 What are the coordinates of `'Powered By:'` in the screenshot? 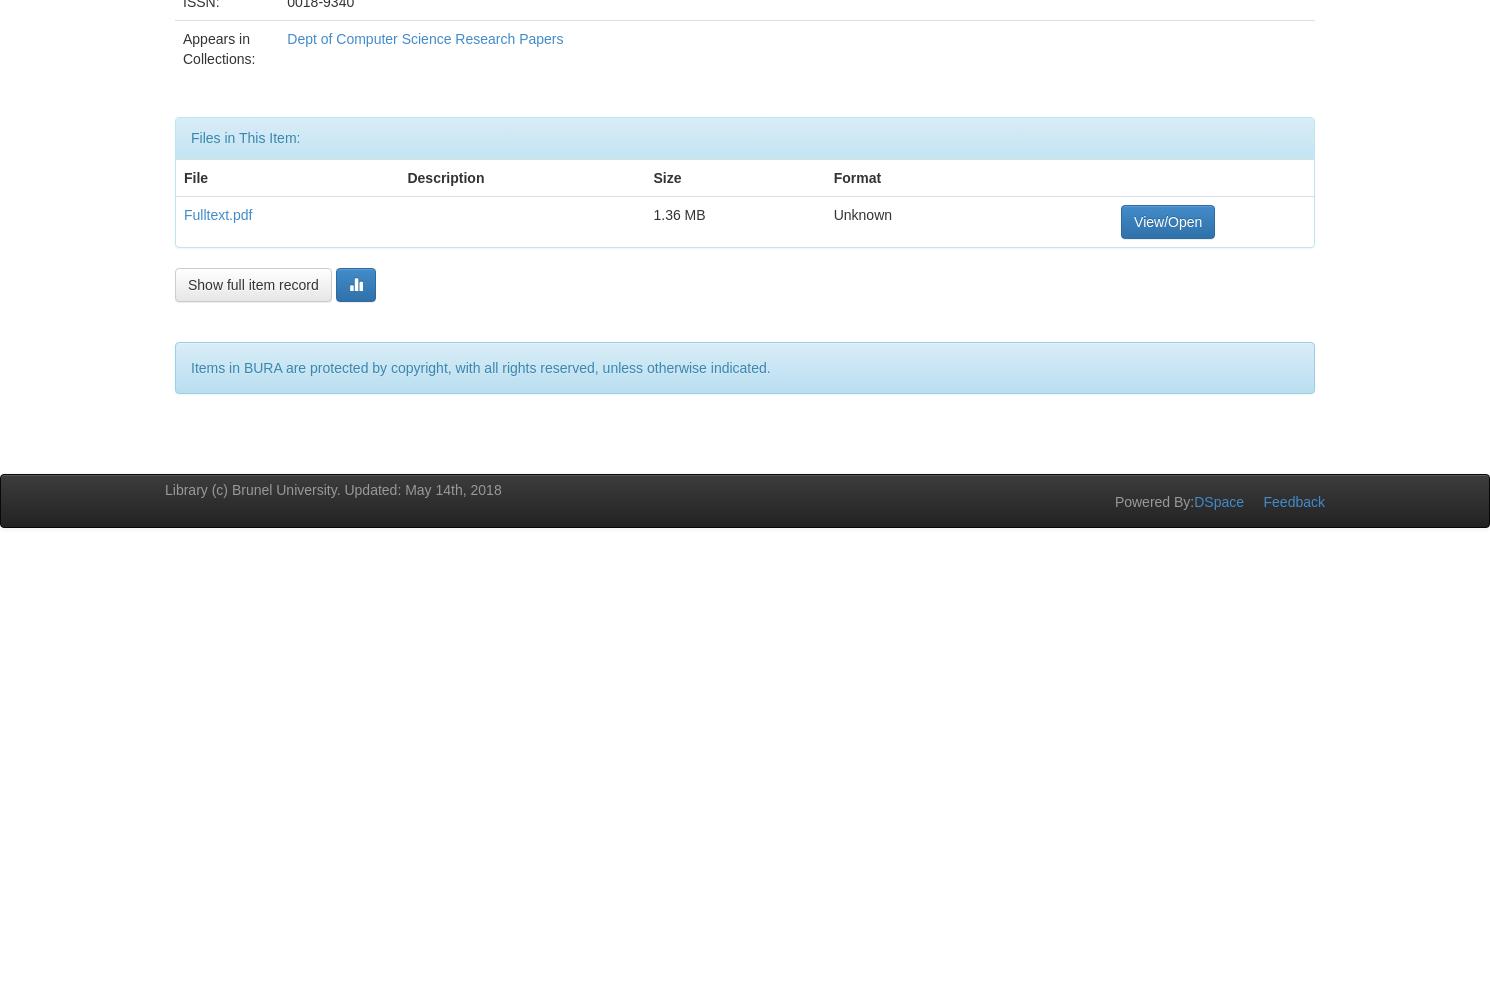 It's located at (1154, 501).